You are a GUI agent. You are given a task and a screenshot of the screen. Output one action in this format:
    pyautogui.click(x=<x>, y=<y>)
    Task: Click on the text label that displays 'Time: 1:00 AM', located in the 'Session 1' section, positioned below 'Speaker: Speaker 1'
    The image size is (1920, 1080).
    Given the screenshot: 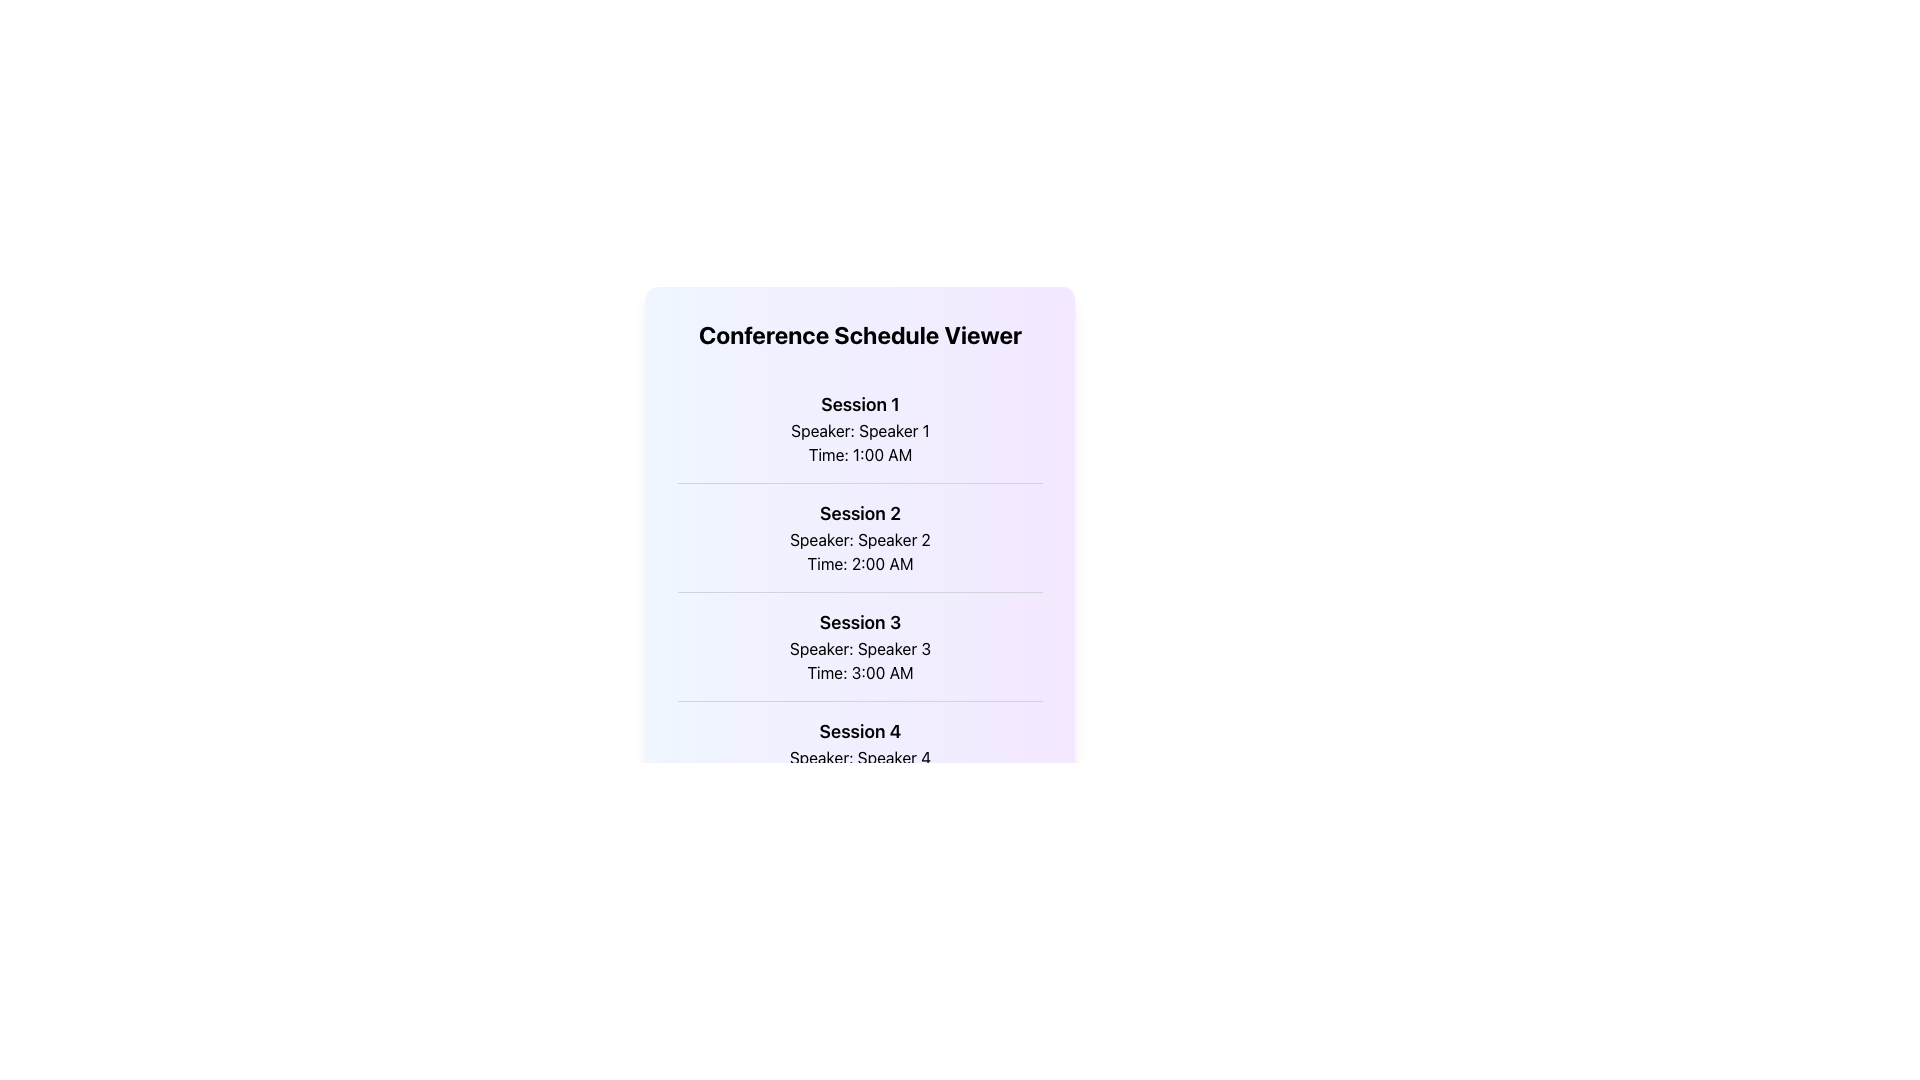 What is the action you would take?
    pyautogui.click(x=860, y=455)
    